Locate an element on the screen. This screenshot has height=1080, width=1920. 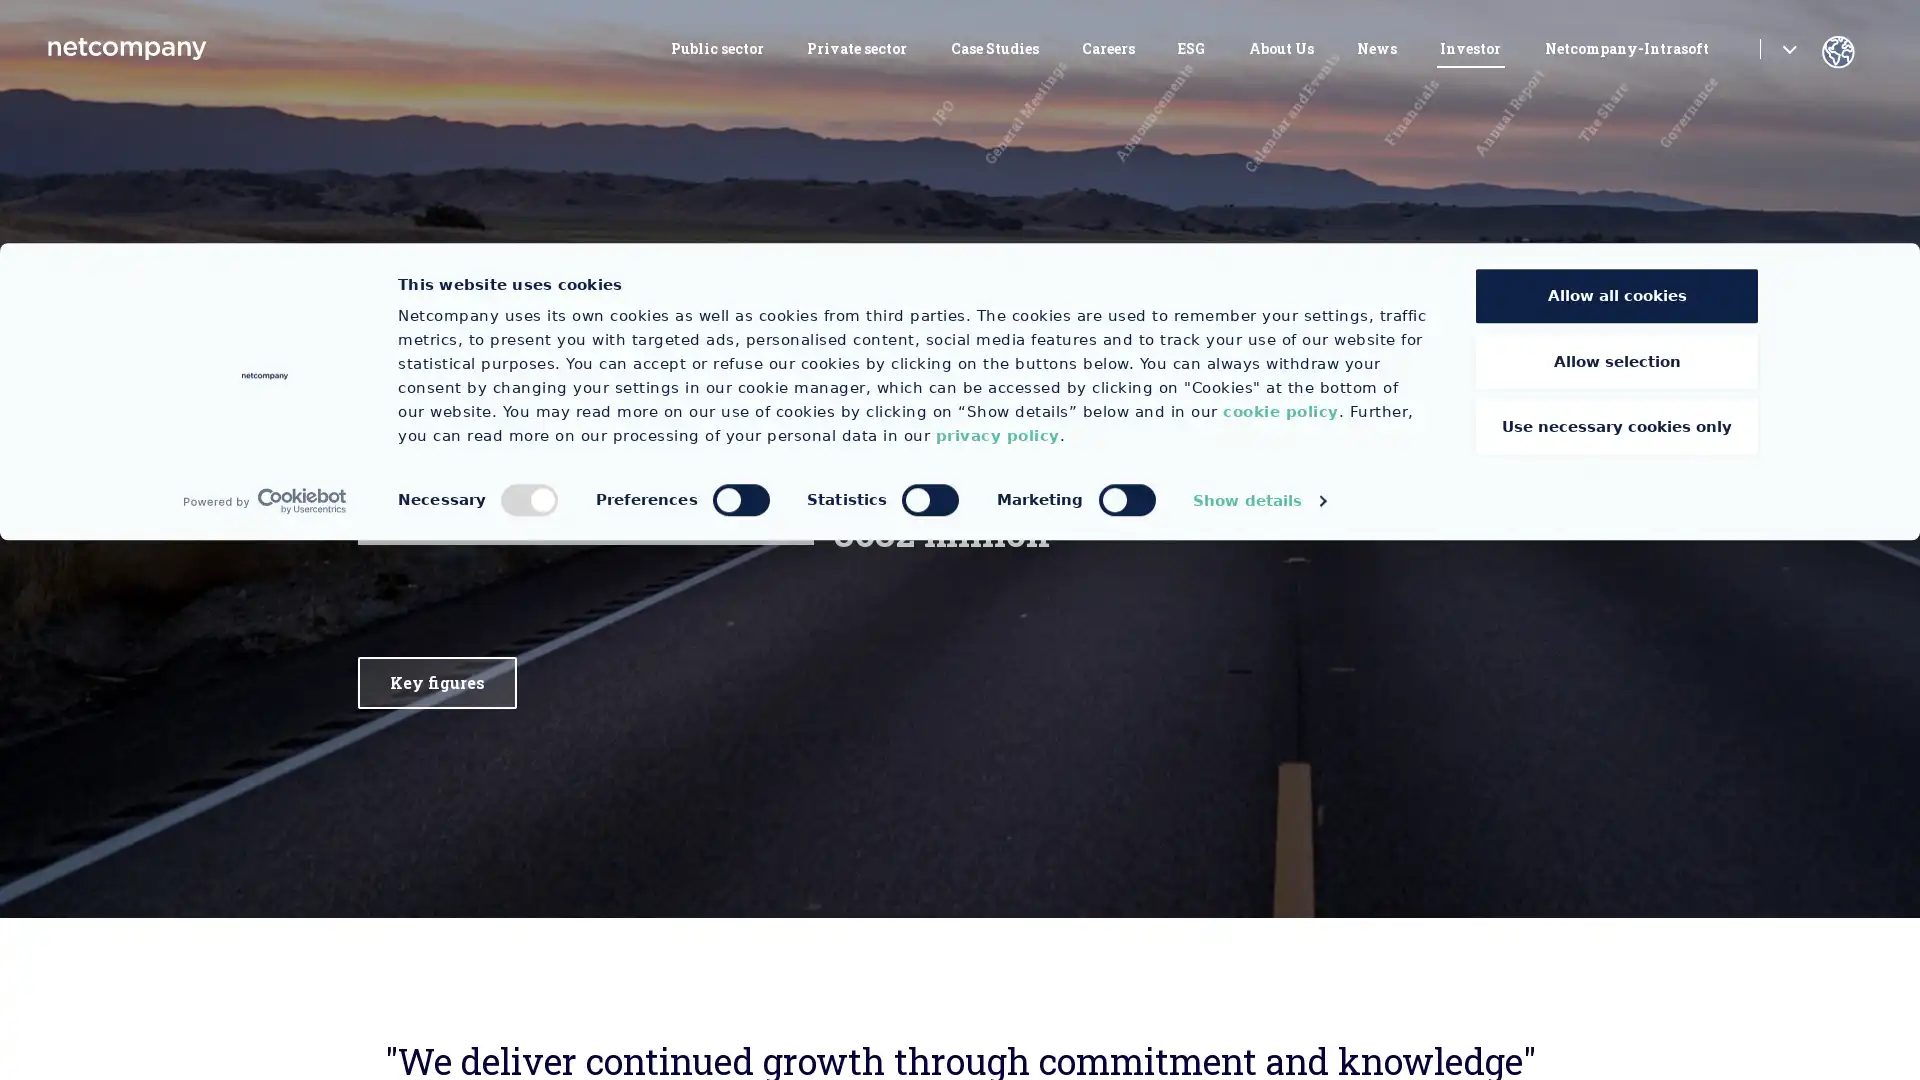
Use necessary cookies only is located at coordinates (1617, 966).